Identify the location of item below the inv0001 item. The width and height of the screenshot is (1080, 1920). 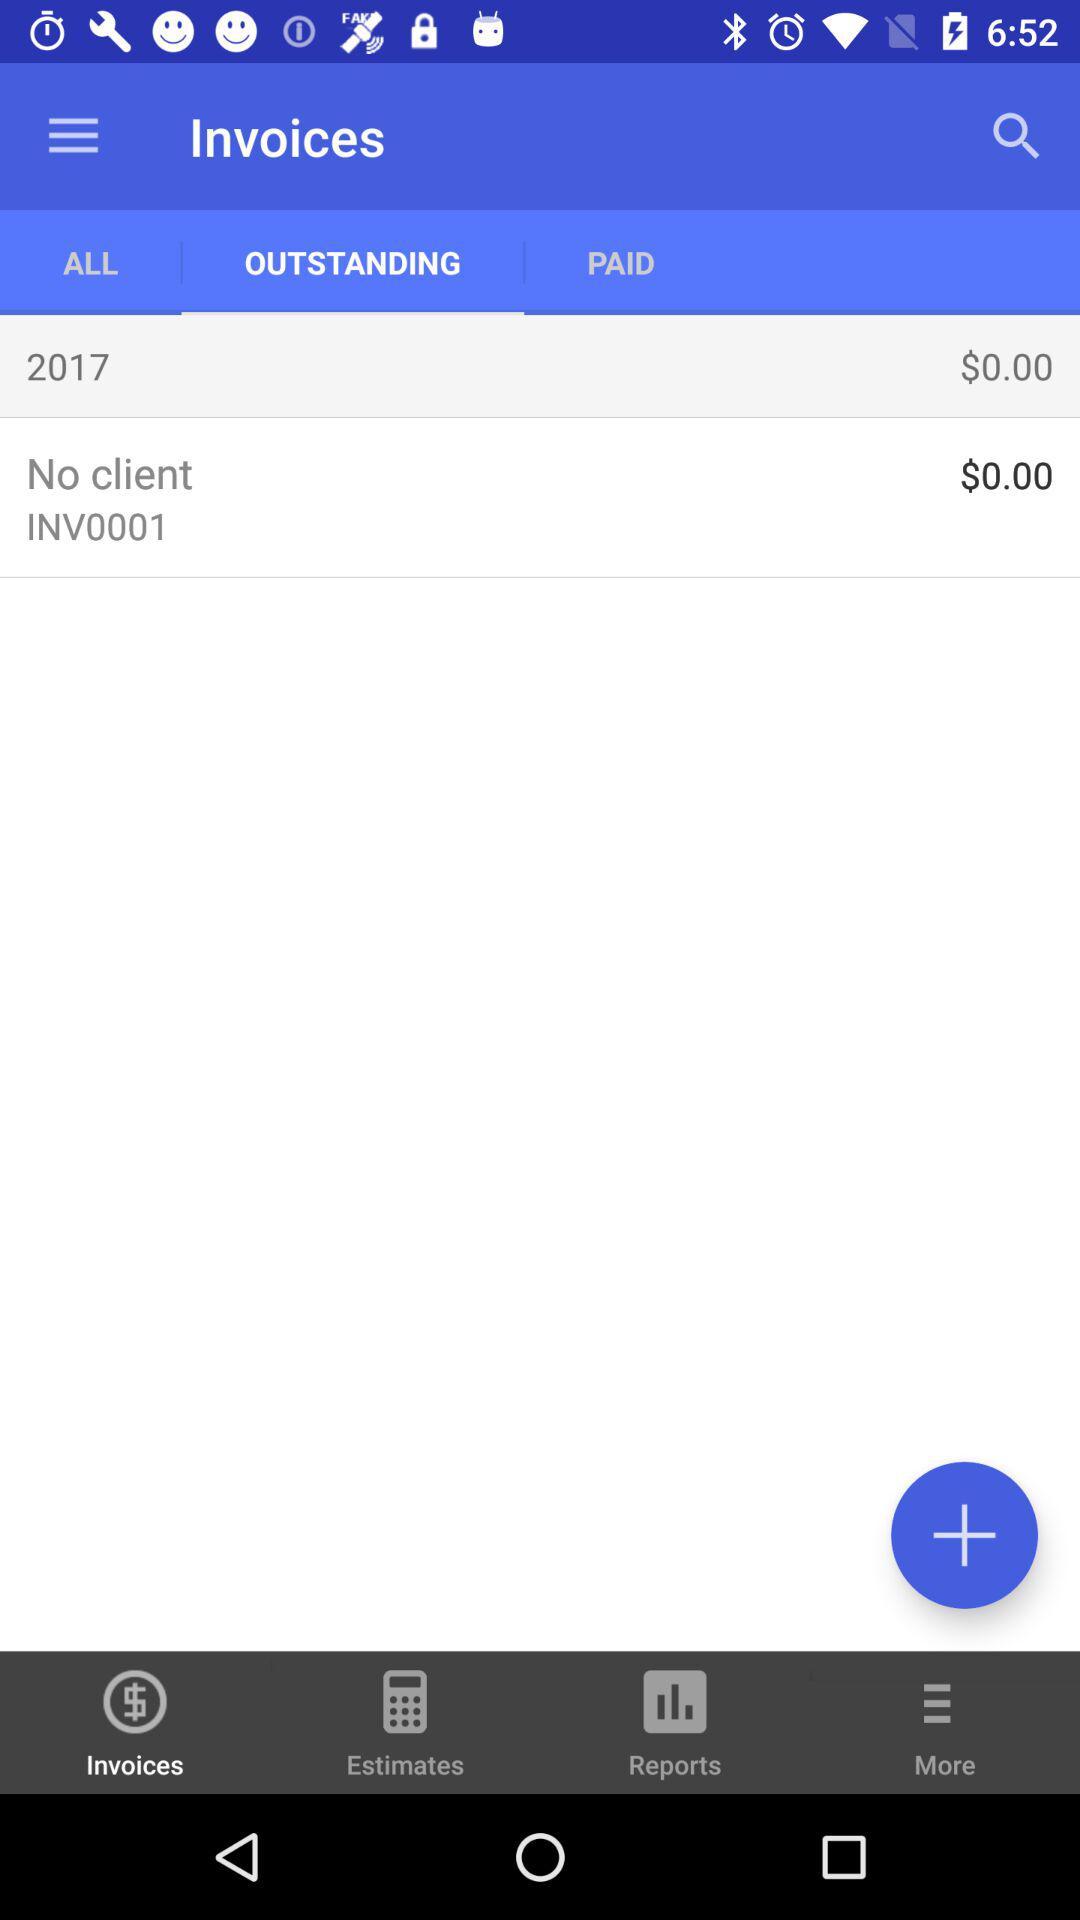
(963, 1534).